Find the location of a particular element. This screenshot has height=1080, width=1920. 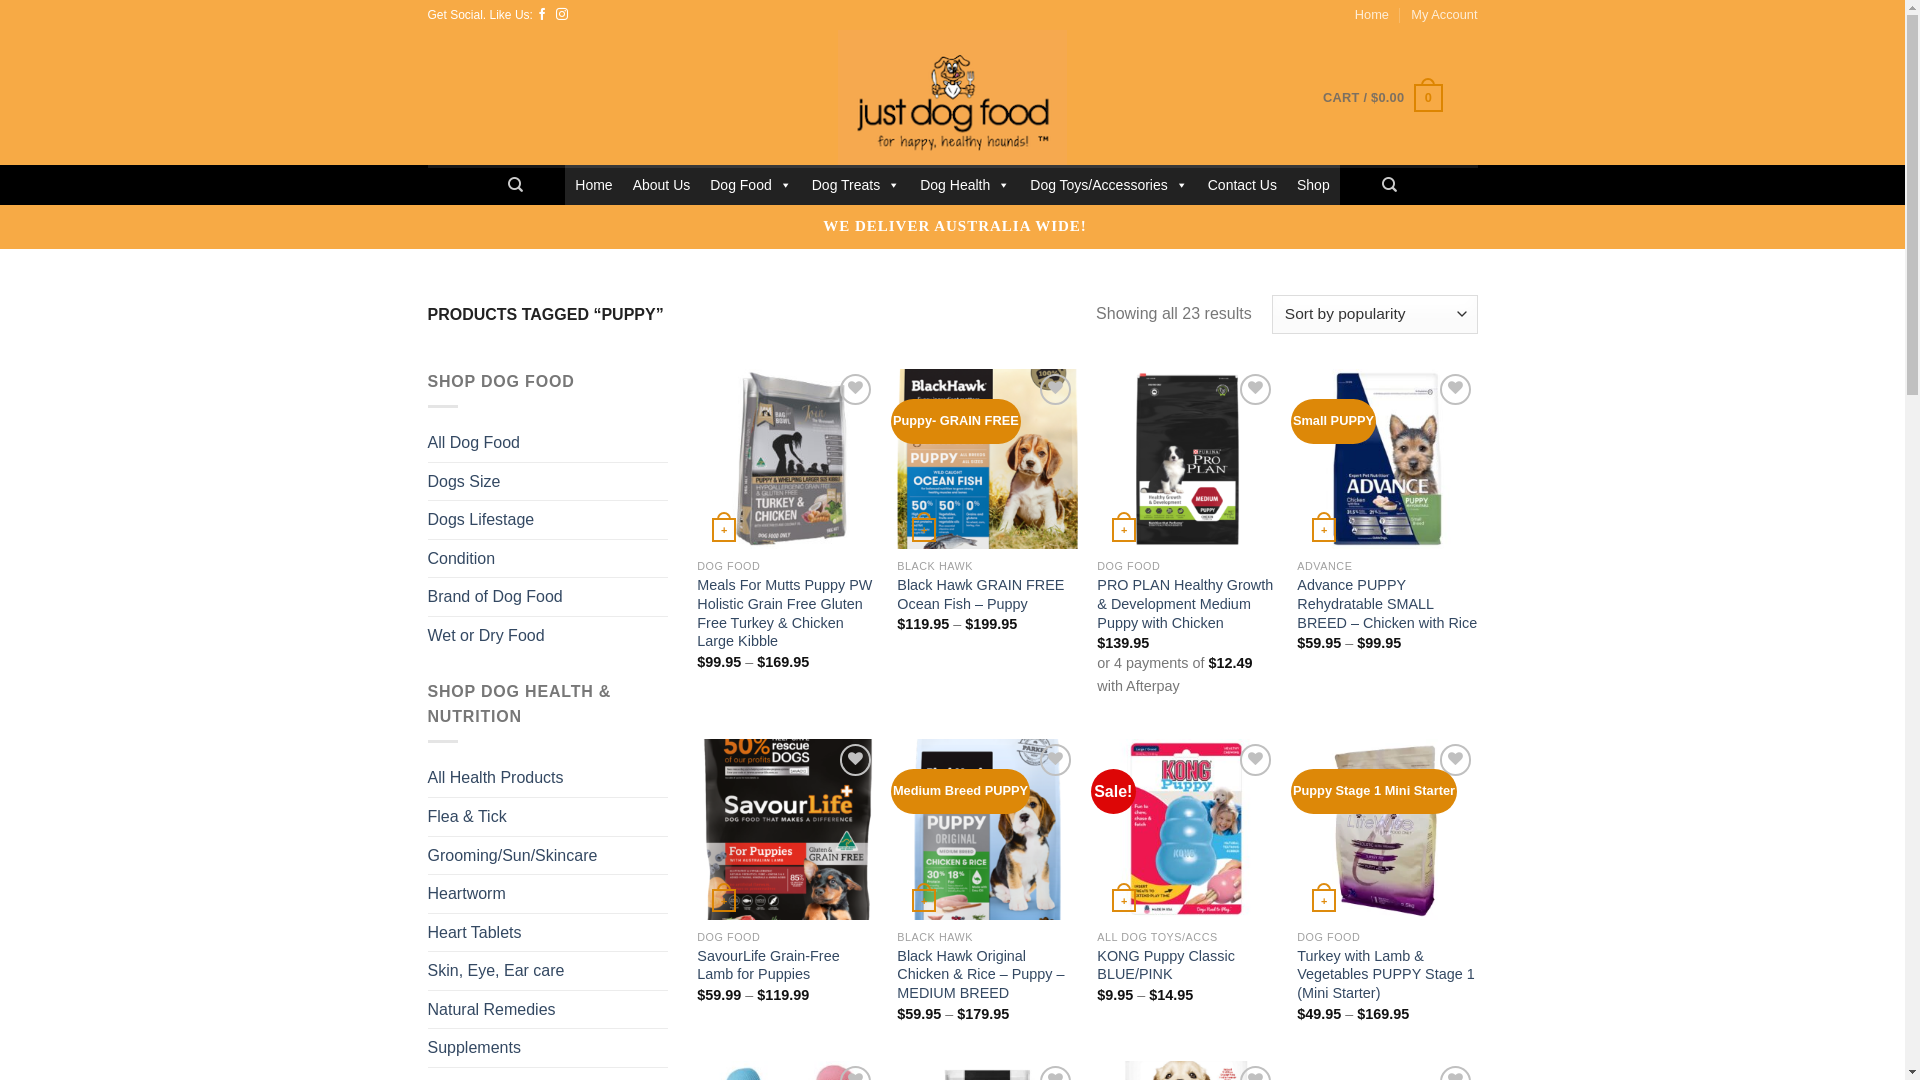

'Grooming/Sun/Skincare' is located at coordinates (426, 855).